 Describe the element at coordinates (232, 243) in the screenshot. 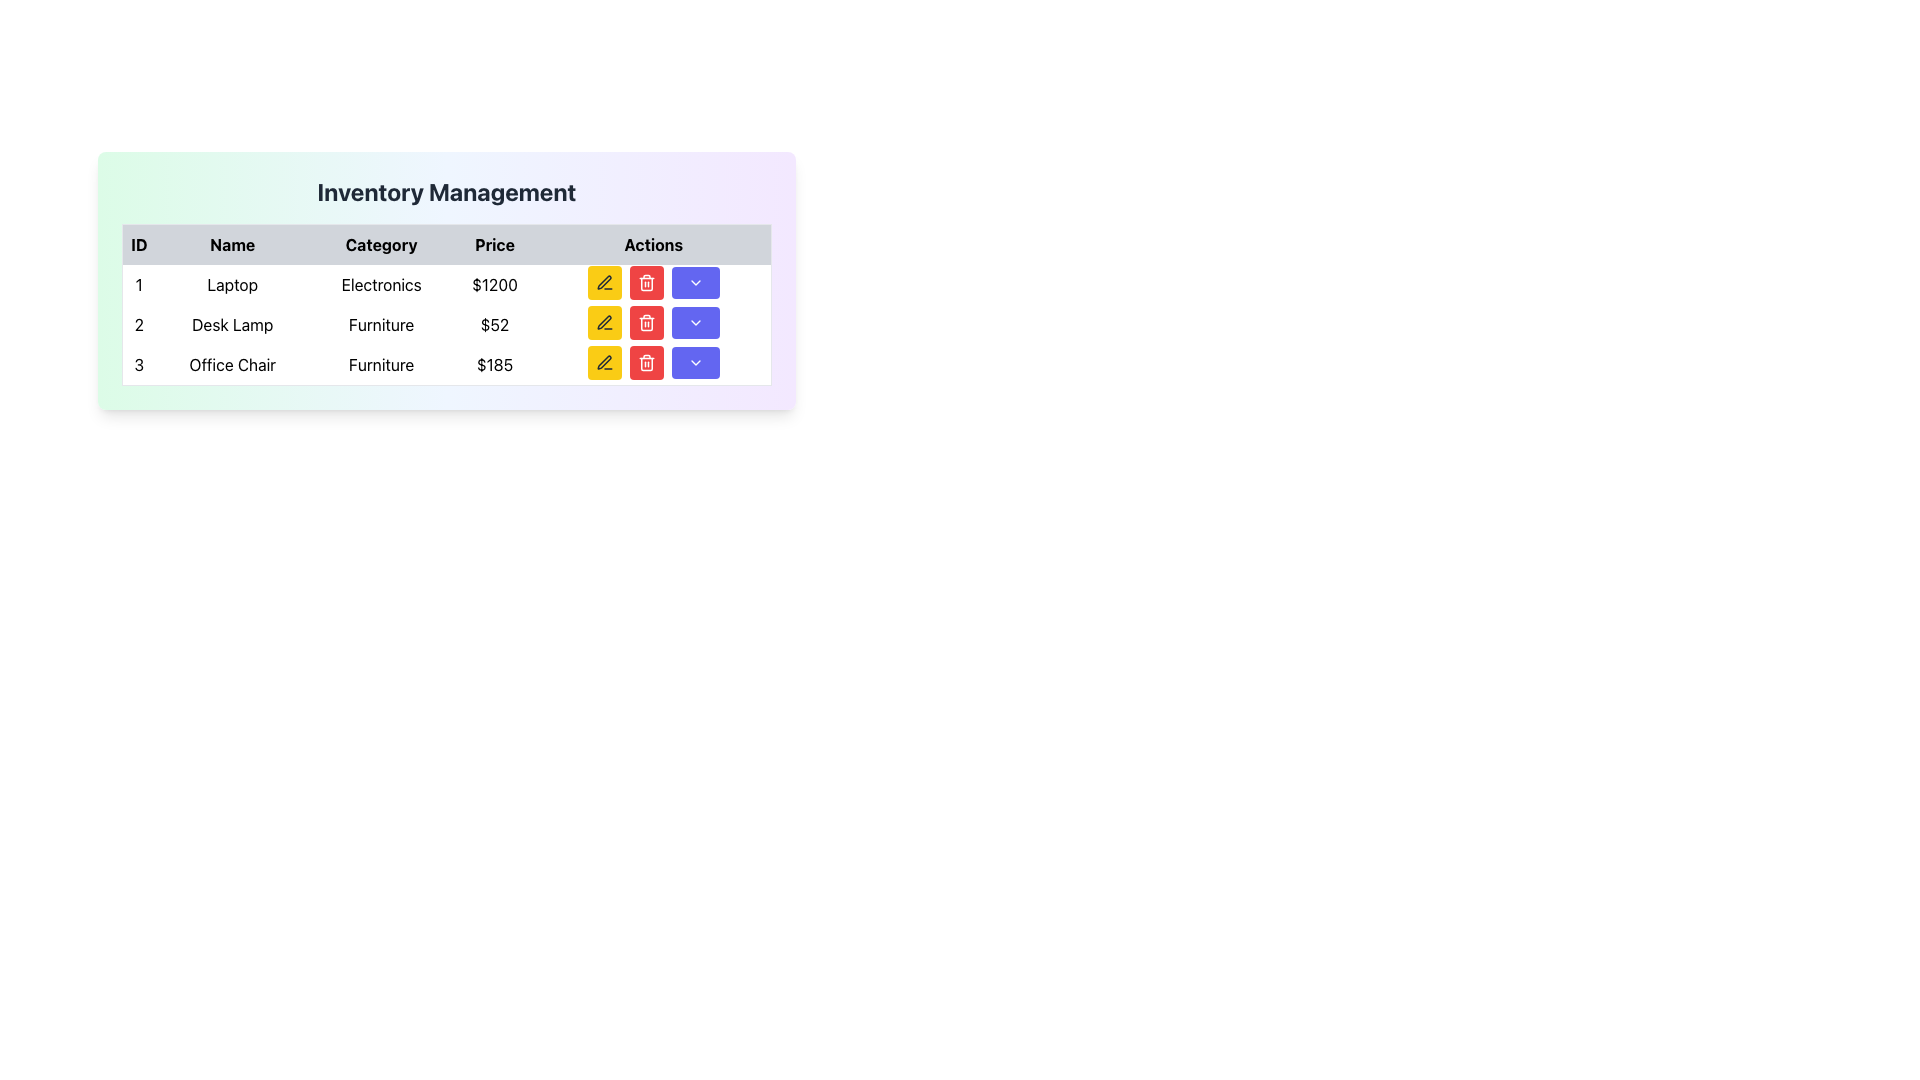

I see `the text label that reads 'Name', which is styled in black text on a light gray background and is part of the header row in the data table` at that location.